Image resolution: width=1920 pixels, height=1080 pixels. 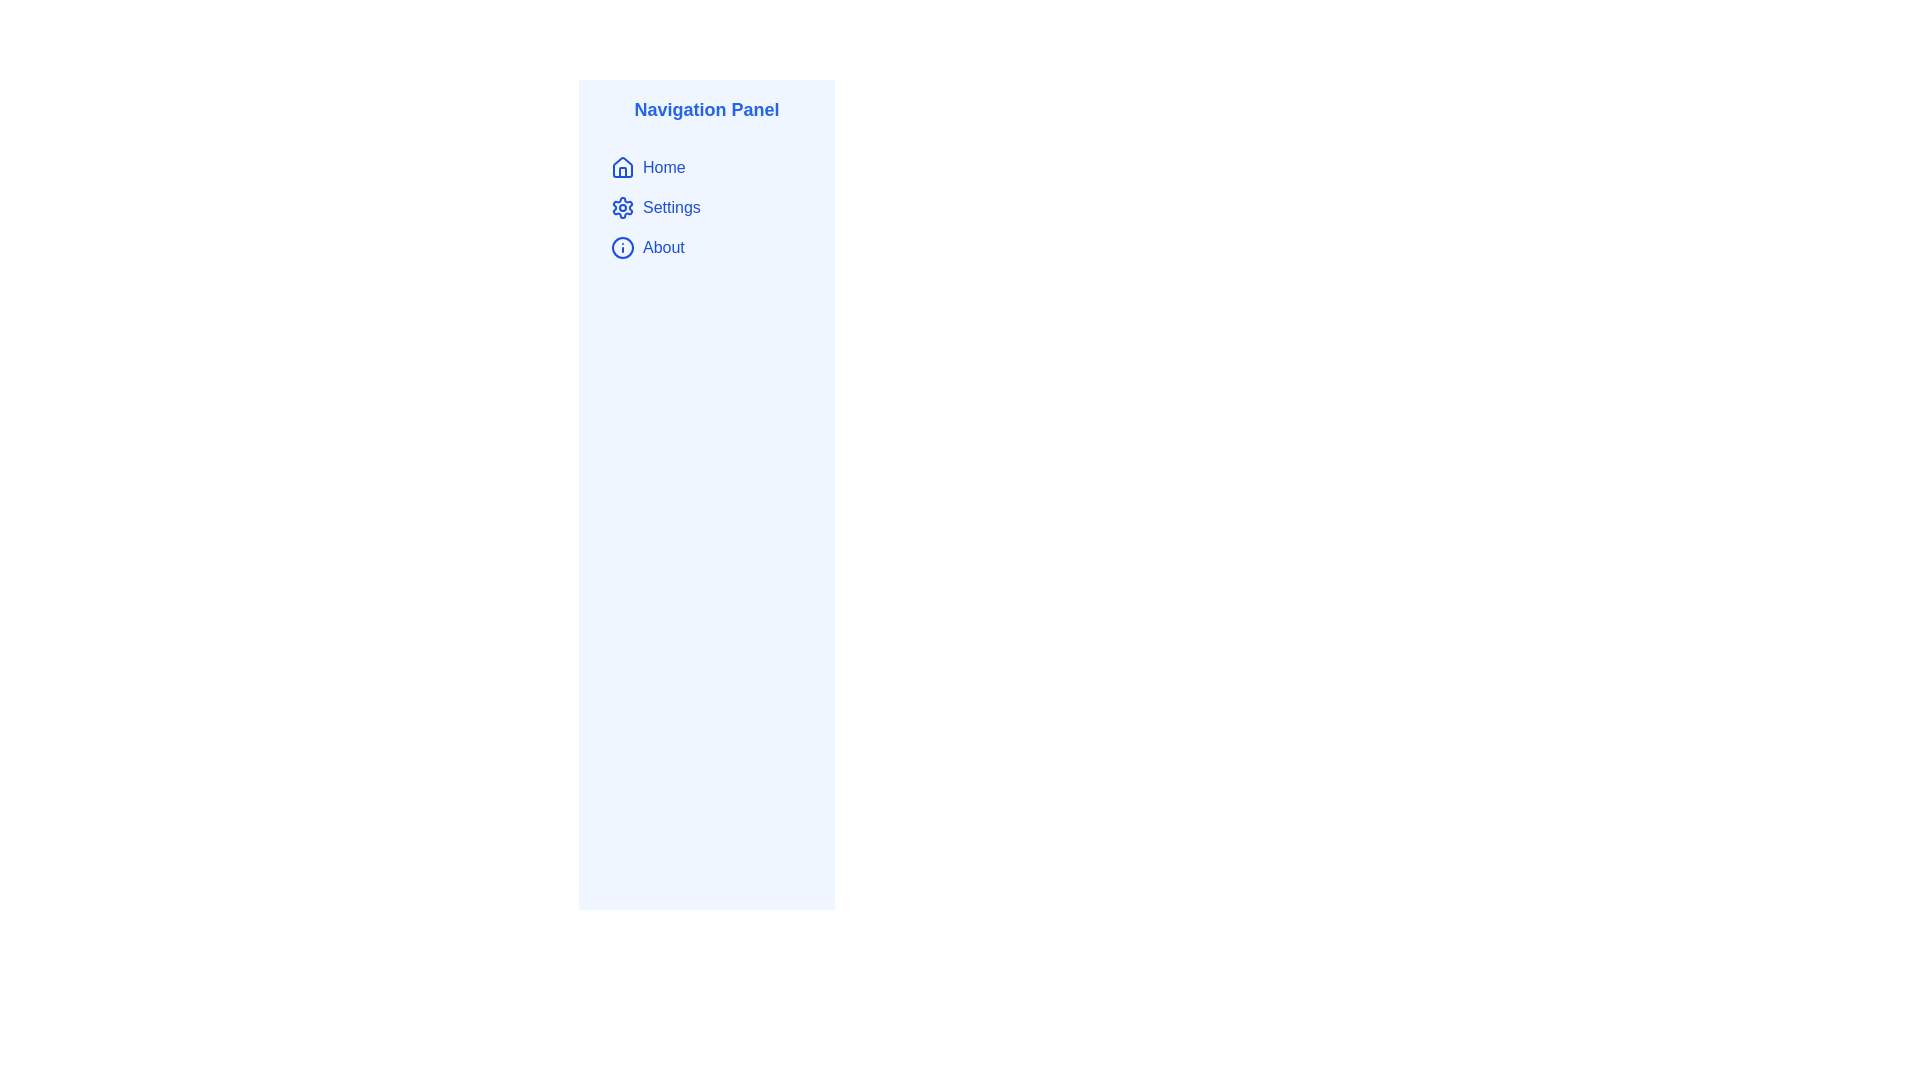 I want to click on the 'Navigation Panel' text label, which displays the text in bold and blue font at the top of the sidebar menu, so click(x=706, y=110).